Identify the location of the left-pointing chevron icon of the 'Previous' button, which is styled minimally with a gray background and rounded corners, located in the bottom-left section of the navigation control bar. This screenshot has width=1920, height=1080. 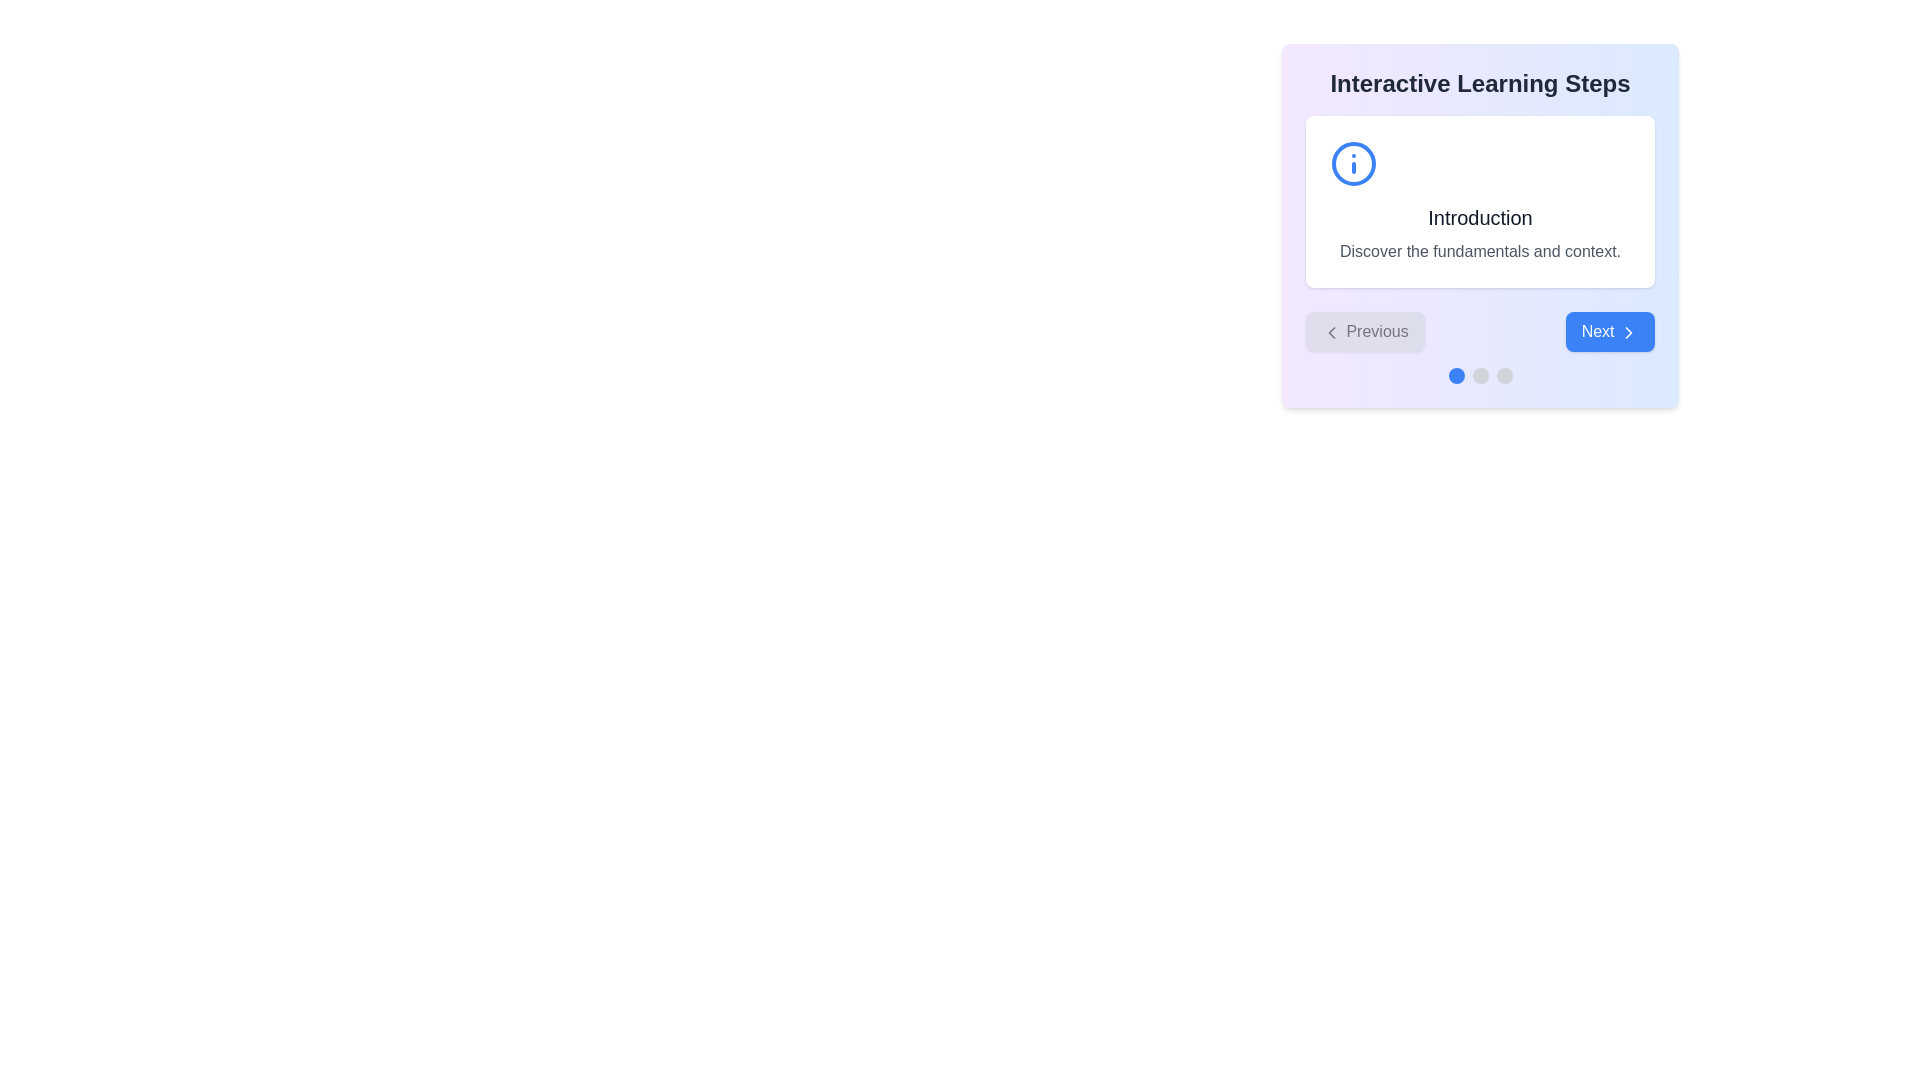
(1331, 330).